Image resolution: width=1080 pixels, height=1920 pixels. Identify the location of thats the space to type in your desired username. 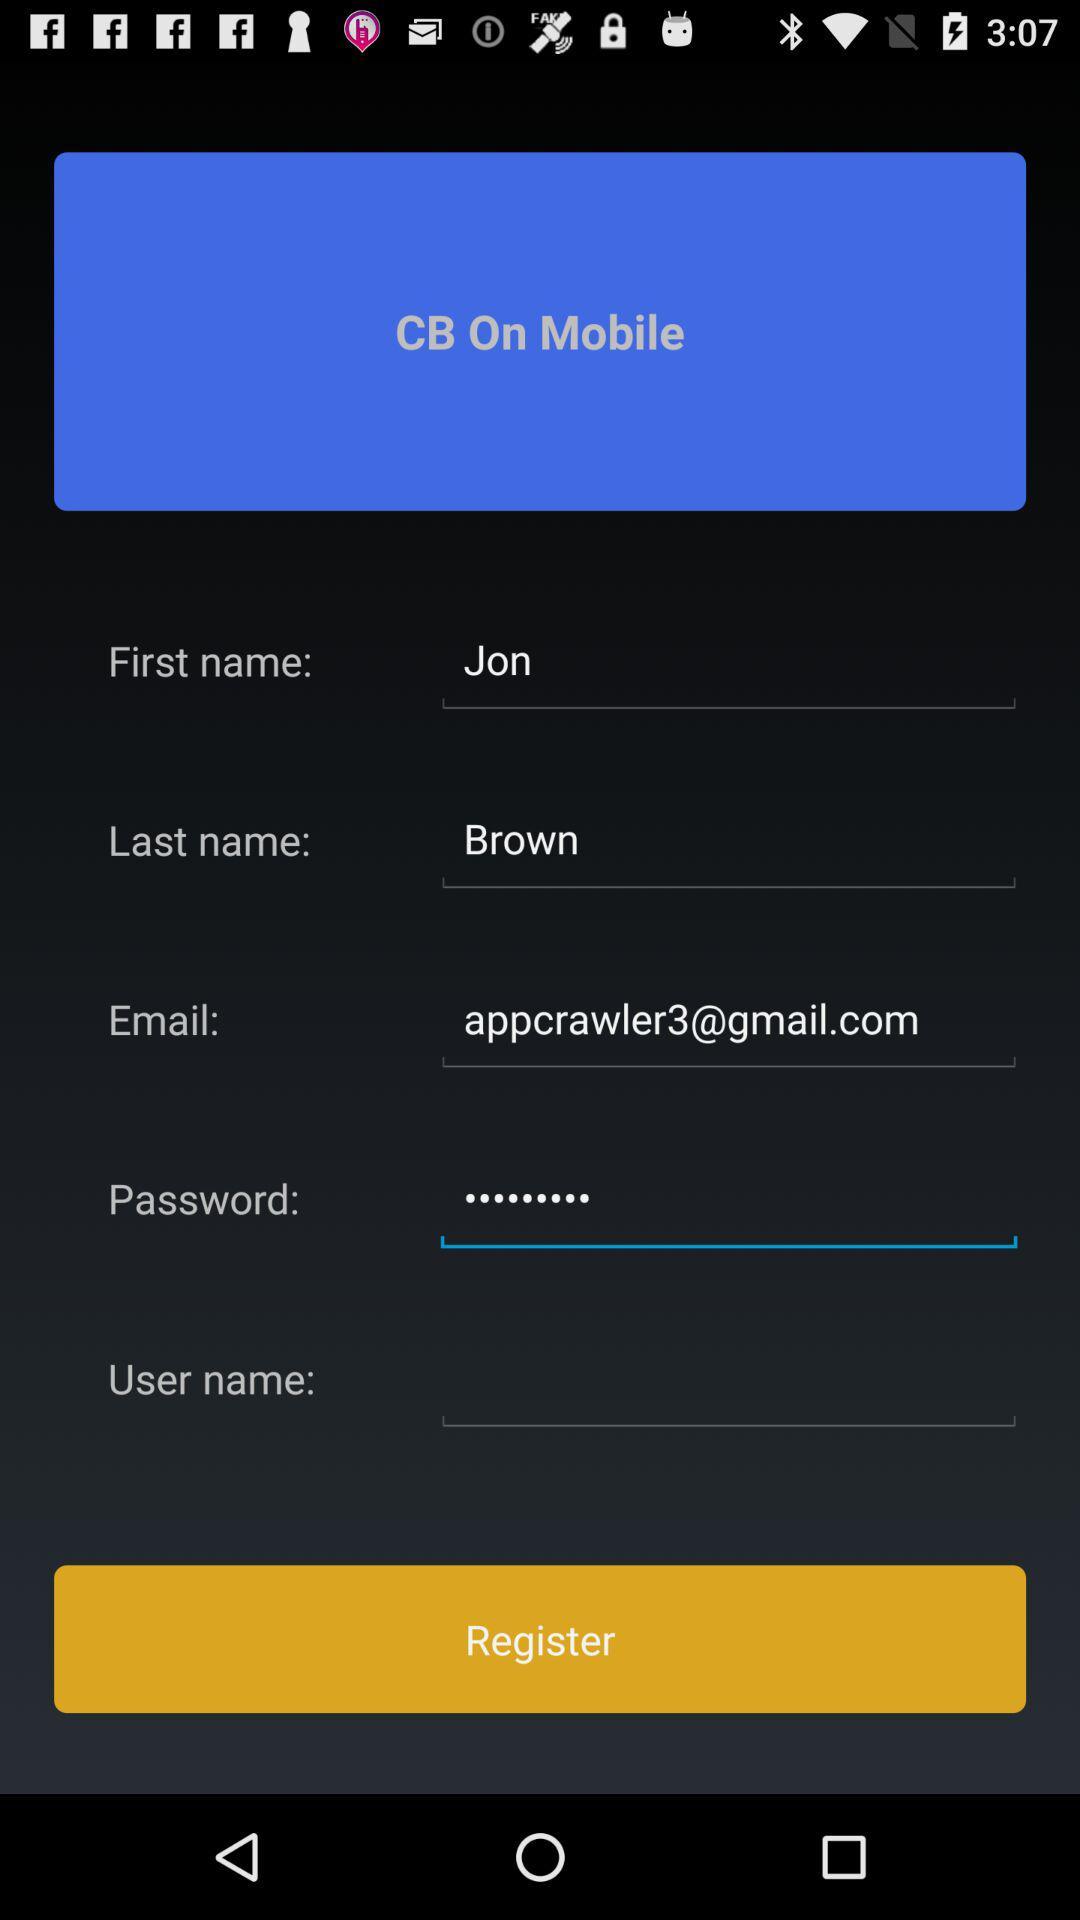
(729, 1376).